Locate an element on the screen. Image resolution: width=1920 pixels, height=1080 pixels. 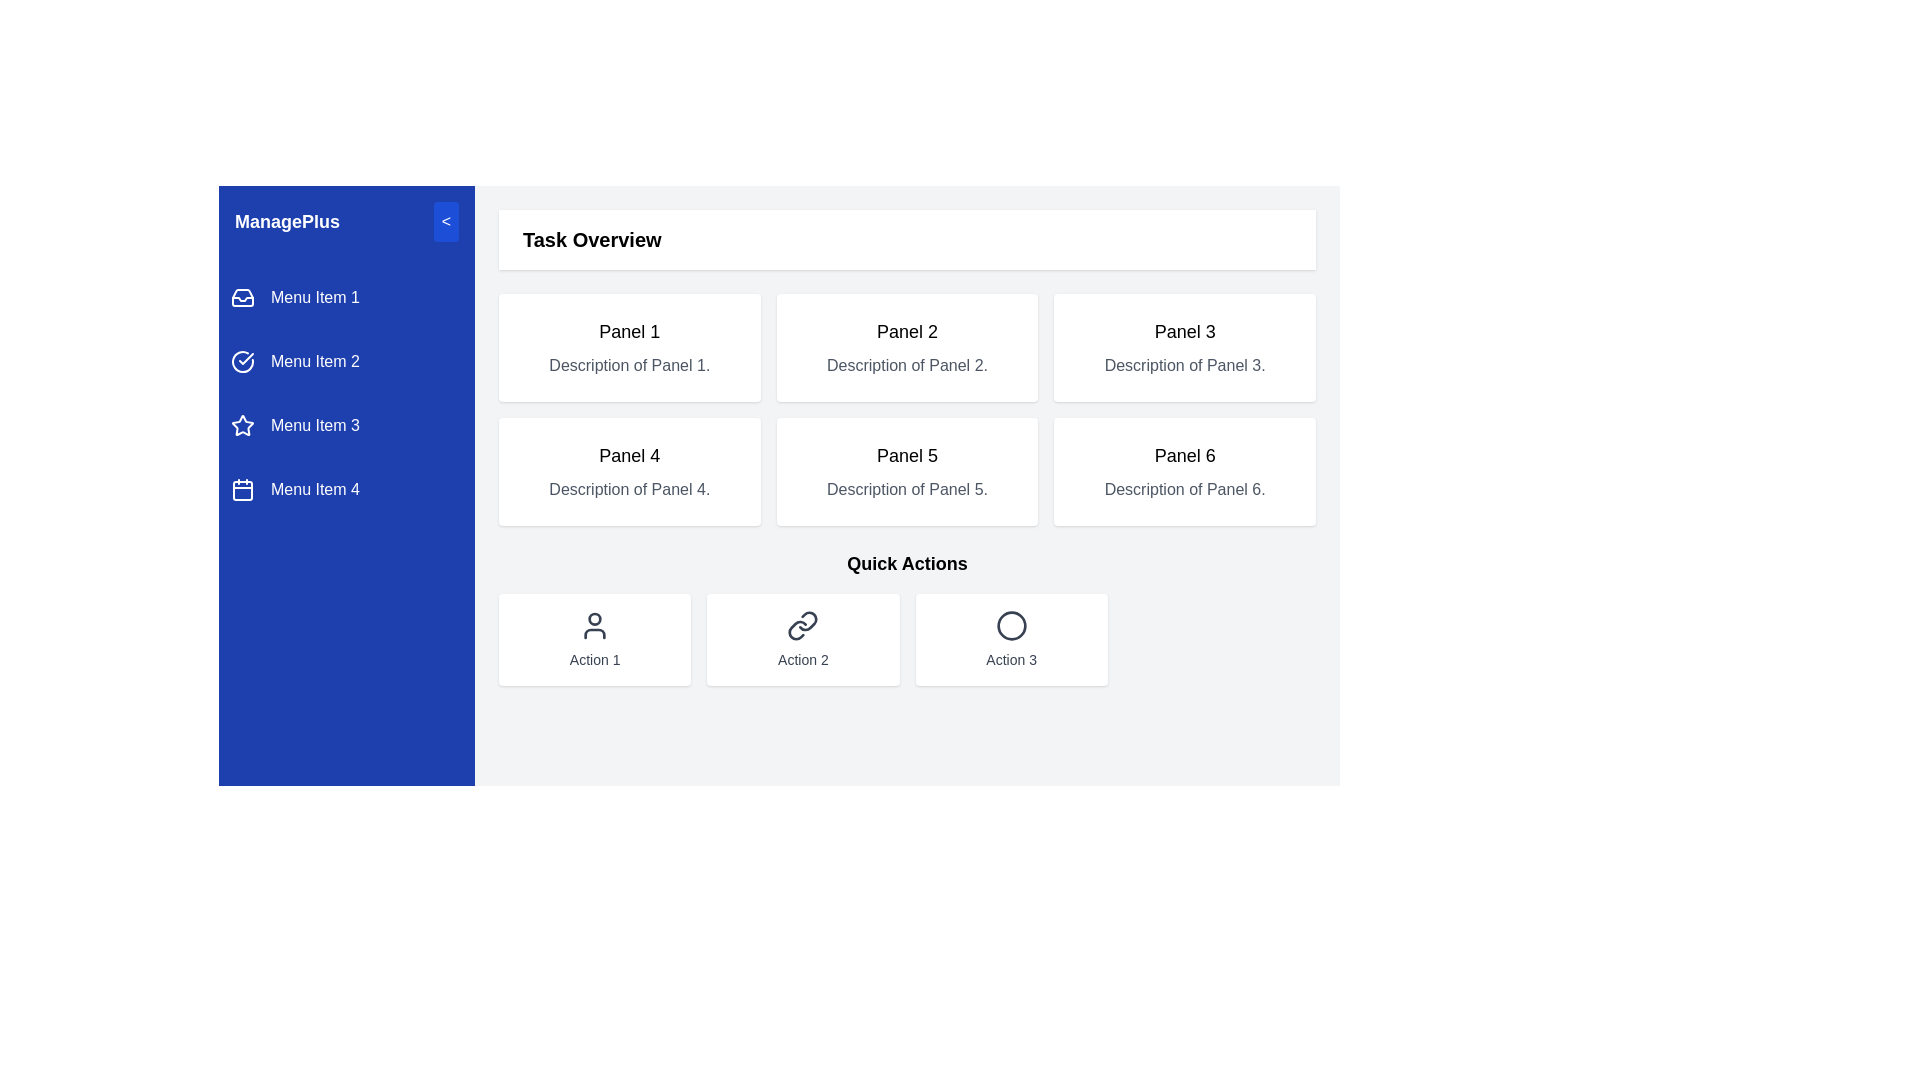
the descriptive text label that provides information about 'Panel 5', located in the middle column of the second row of the grid layout is located at coordinates (906, 489).